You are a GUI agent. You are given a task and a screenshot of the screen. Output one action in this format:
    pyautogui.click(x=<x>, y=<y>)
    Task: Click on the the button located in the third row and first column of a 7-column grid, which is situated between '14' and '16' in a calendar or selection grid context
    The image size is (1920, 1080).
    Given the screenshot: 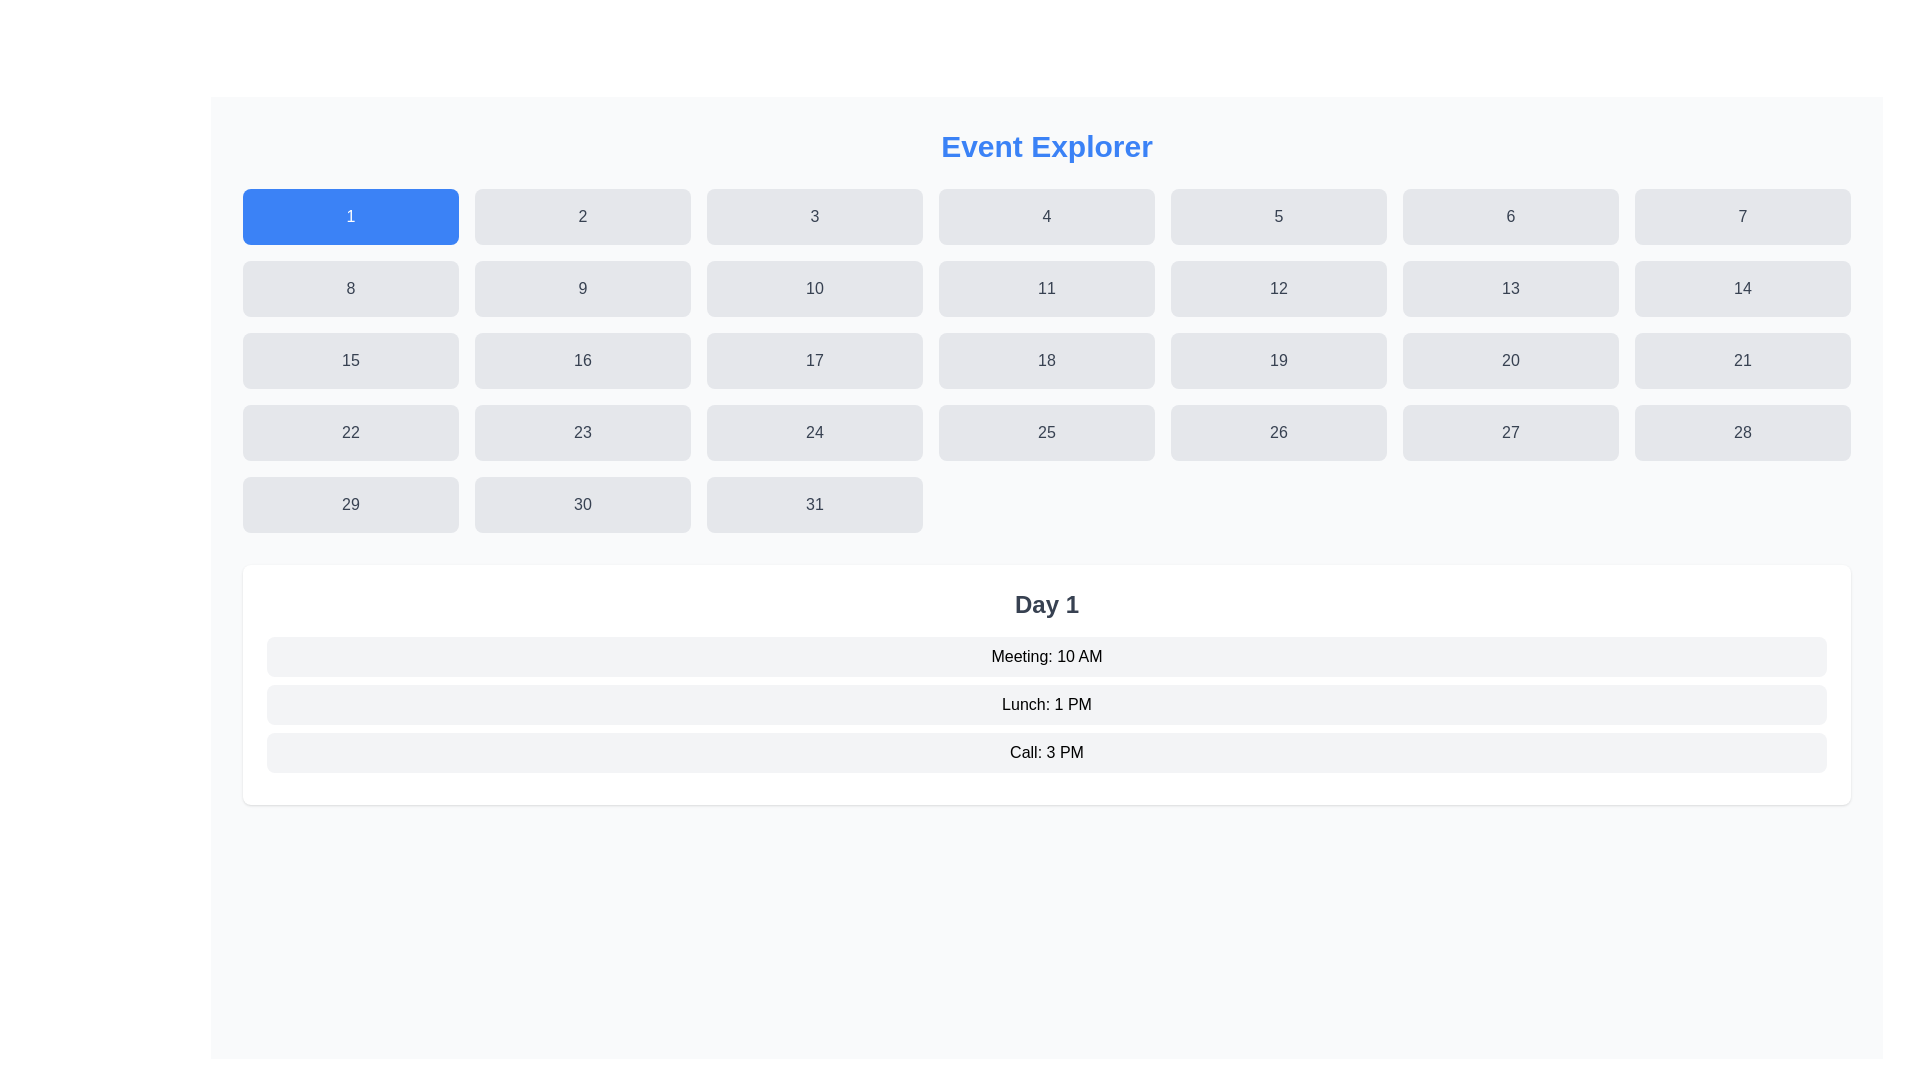 What is the action you would take?
    pyautogui.click(x=350, y=361)
    